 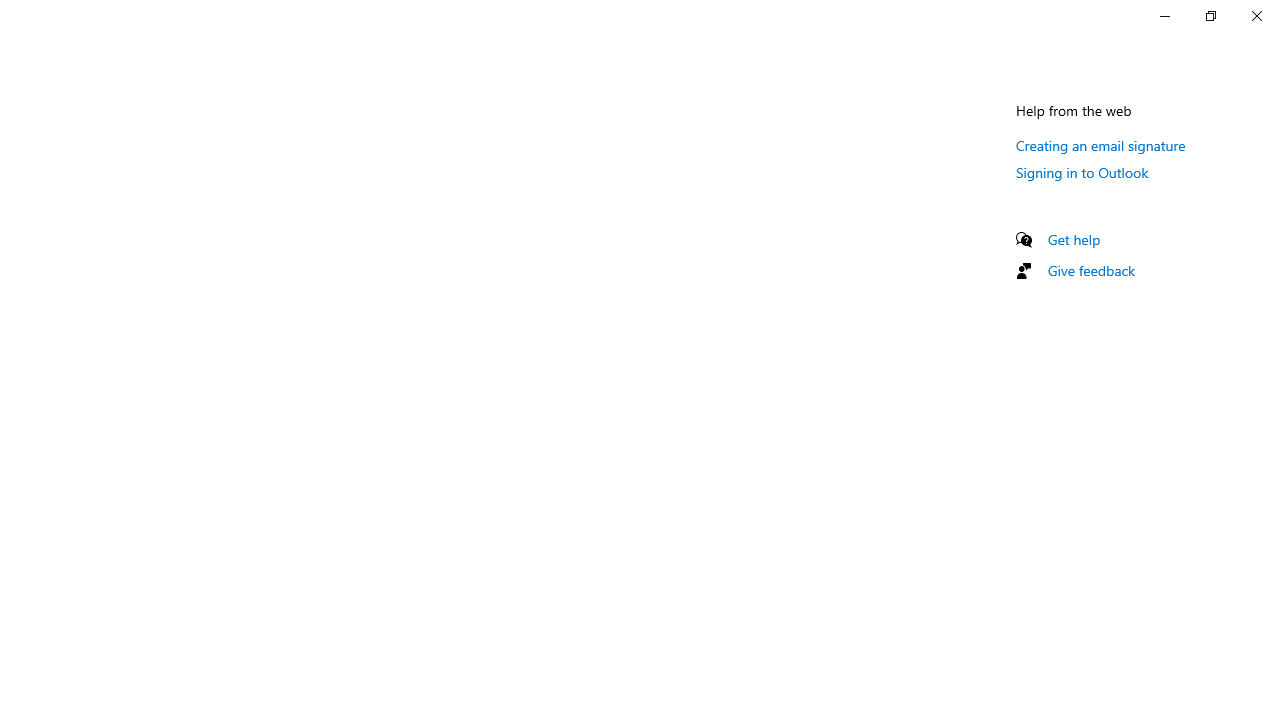 What do you see at coordinates (1100, 144) in the screenshot?
I see `'Creating an email signature'` at bounding box center [1100, 144].